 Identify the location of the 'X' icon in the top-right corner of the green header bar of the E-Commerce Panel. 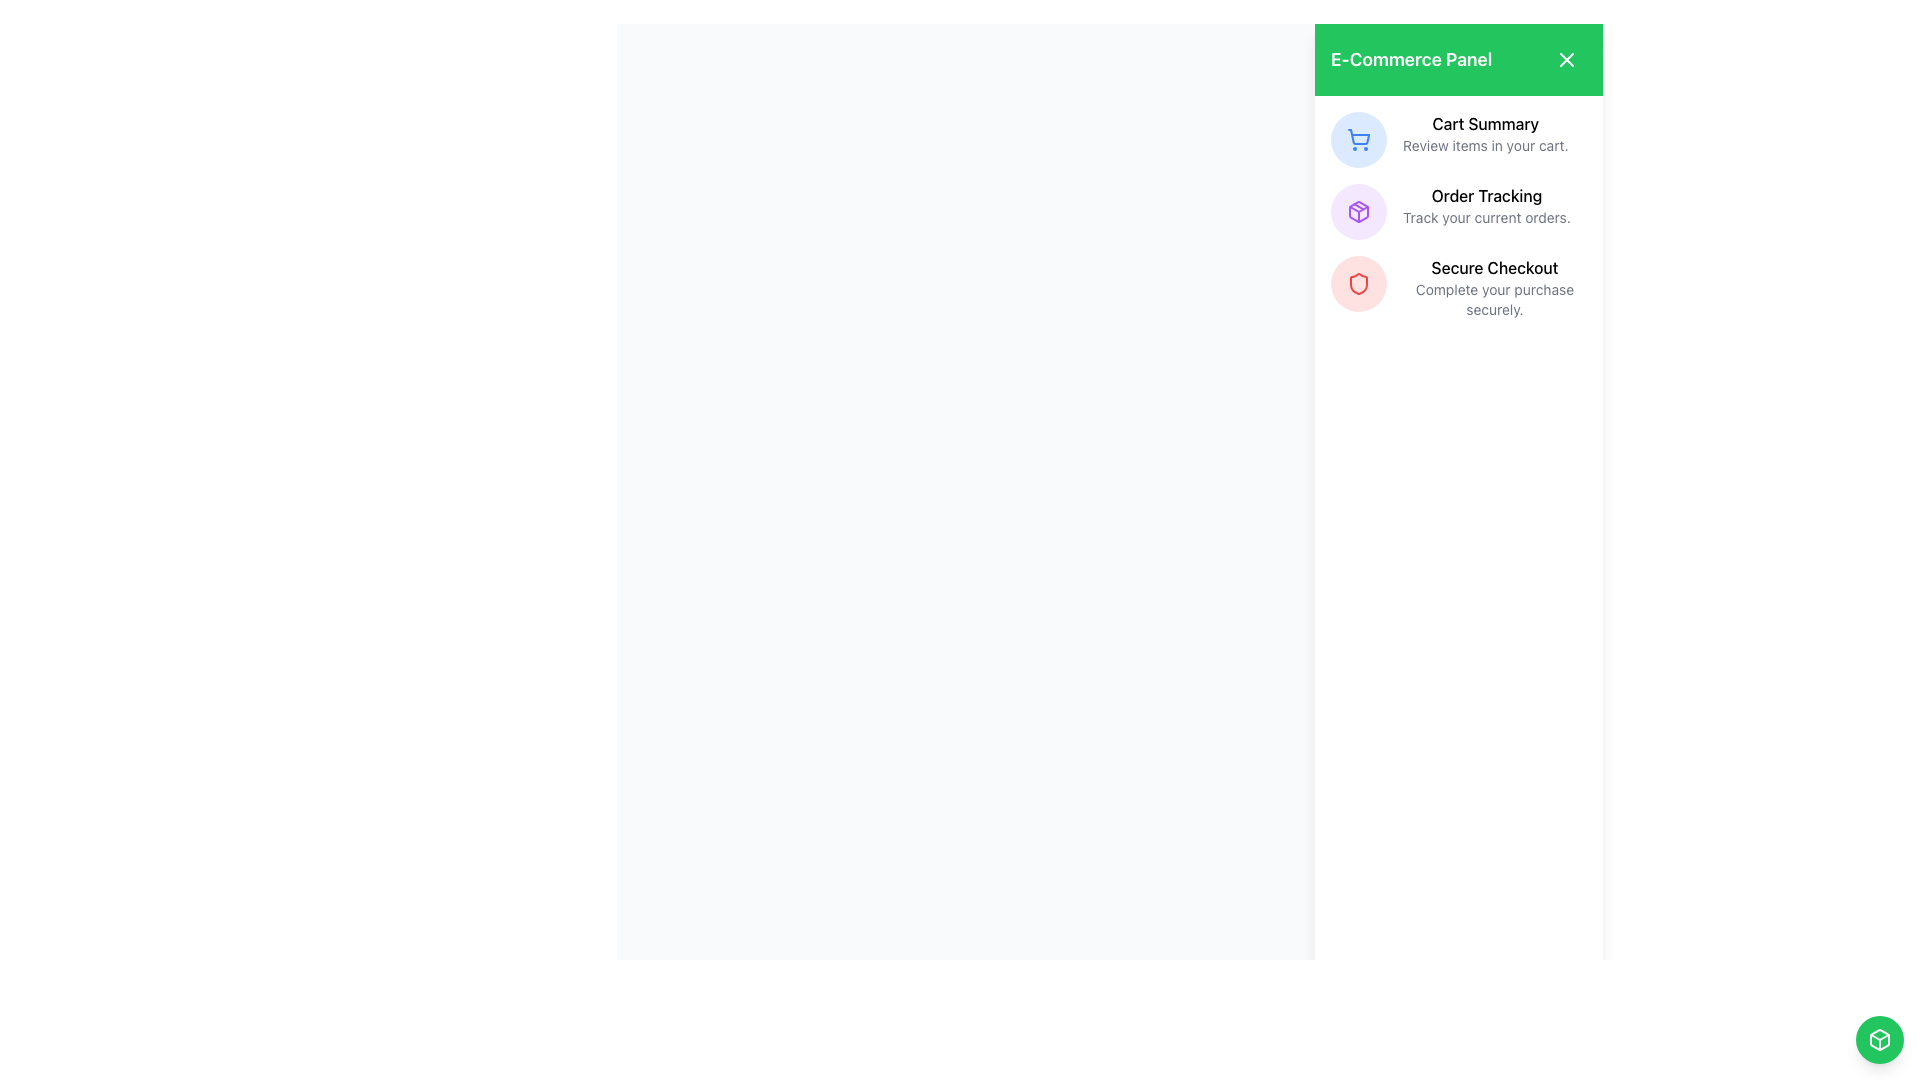
(1565, 59).